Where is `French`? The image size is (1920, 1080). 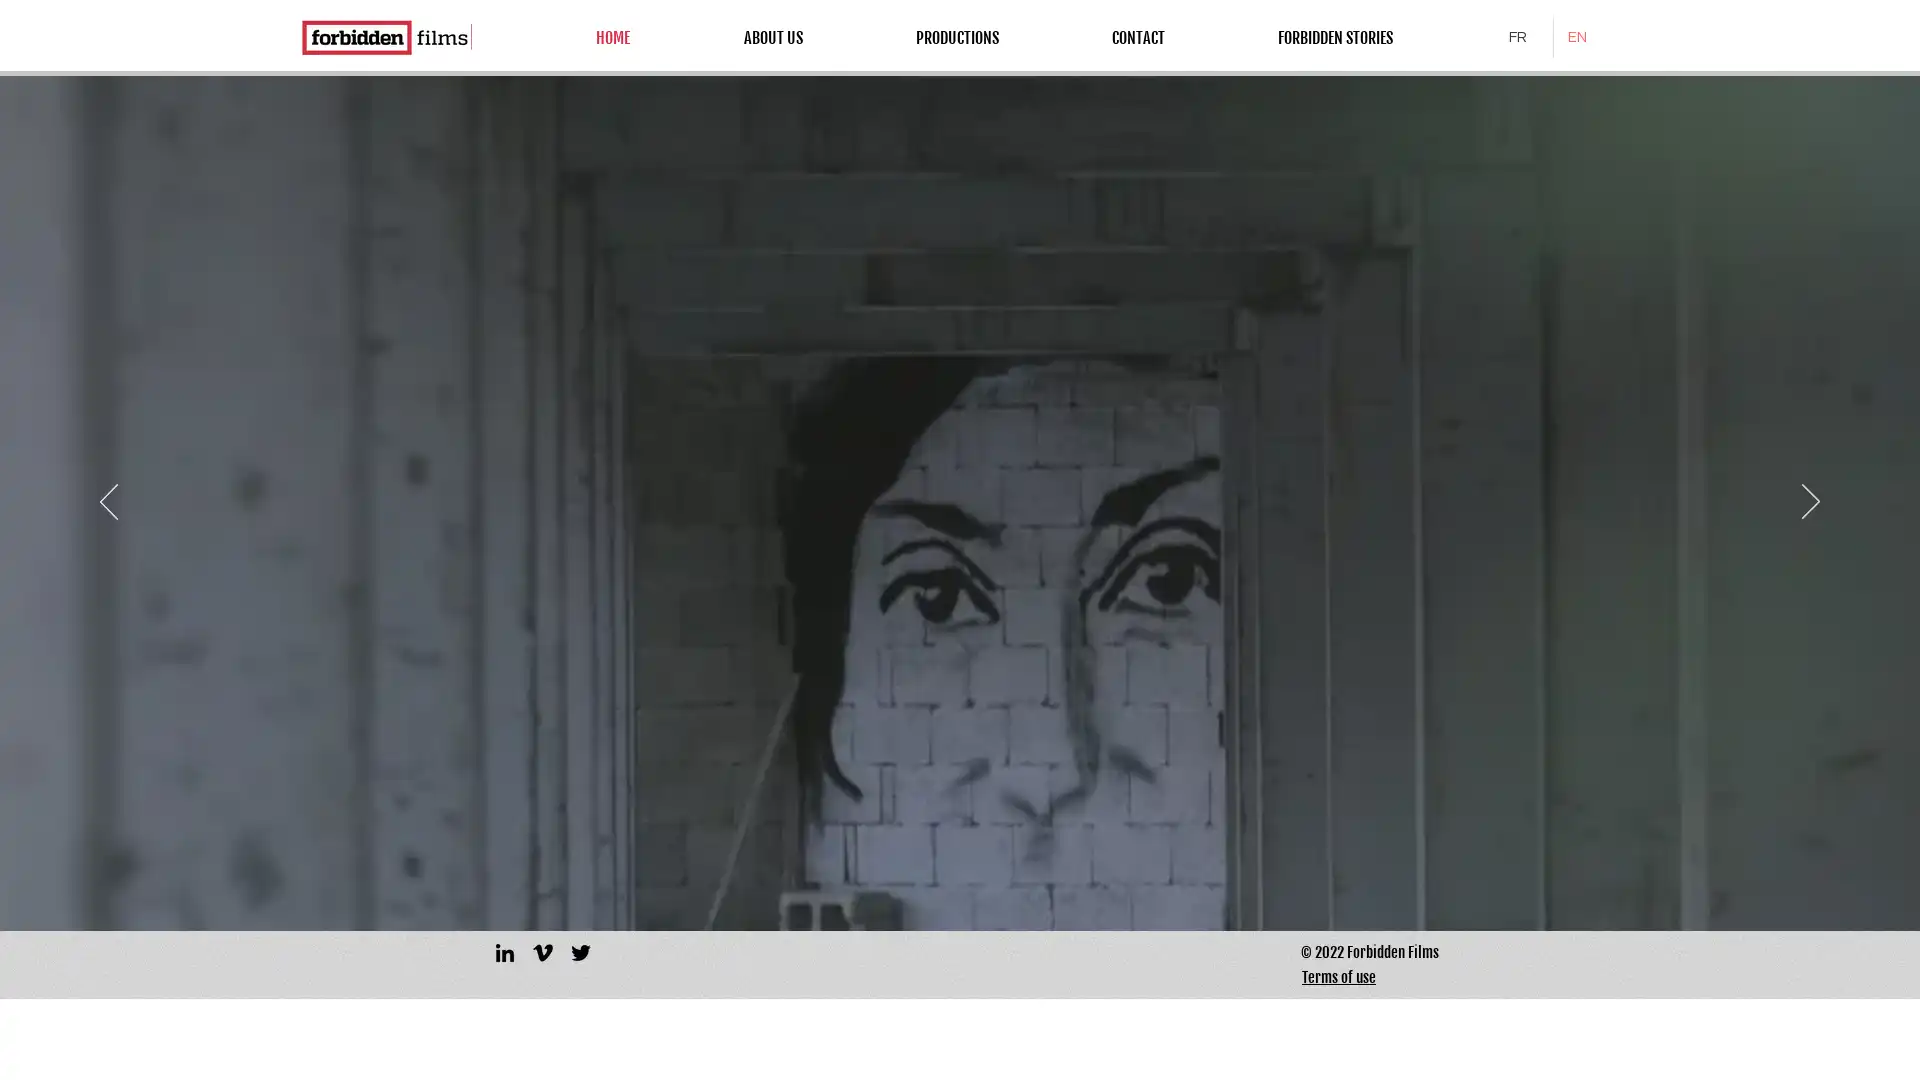 French is located at coordinates (1522, 37).